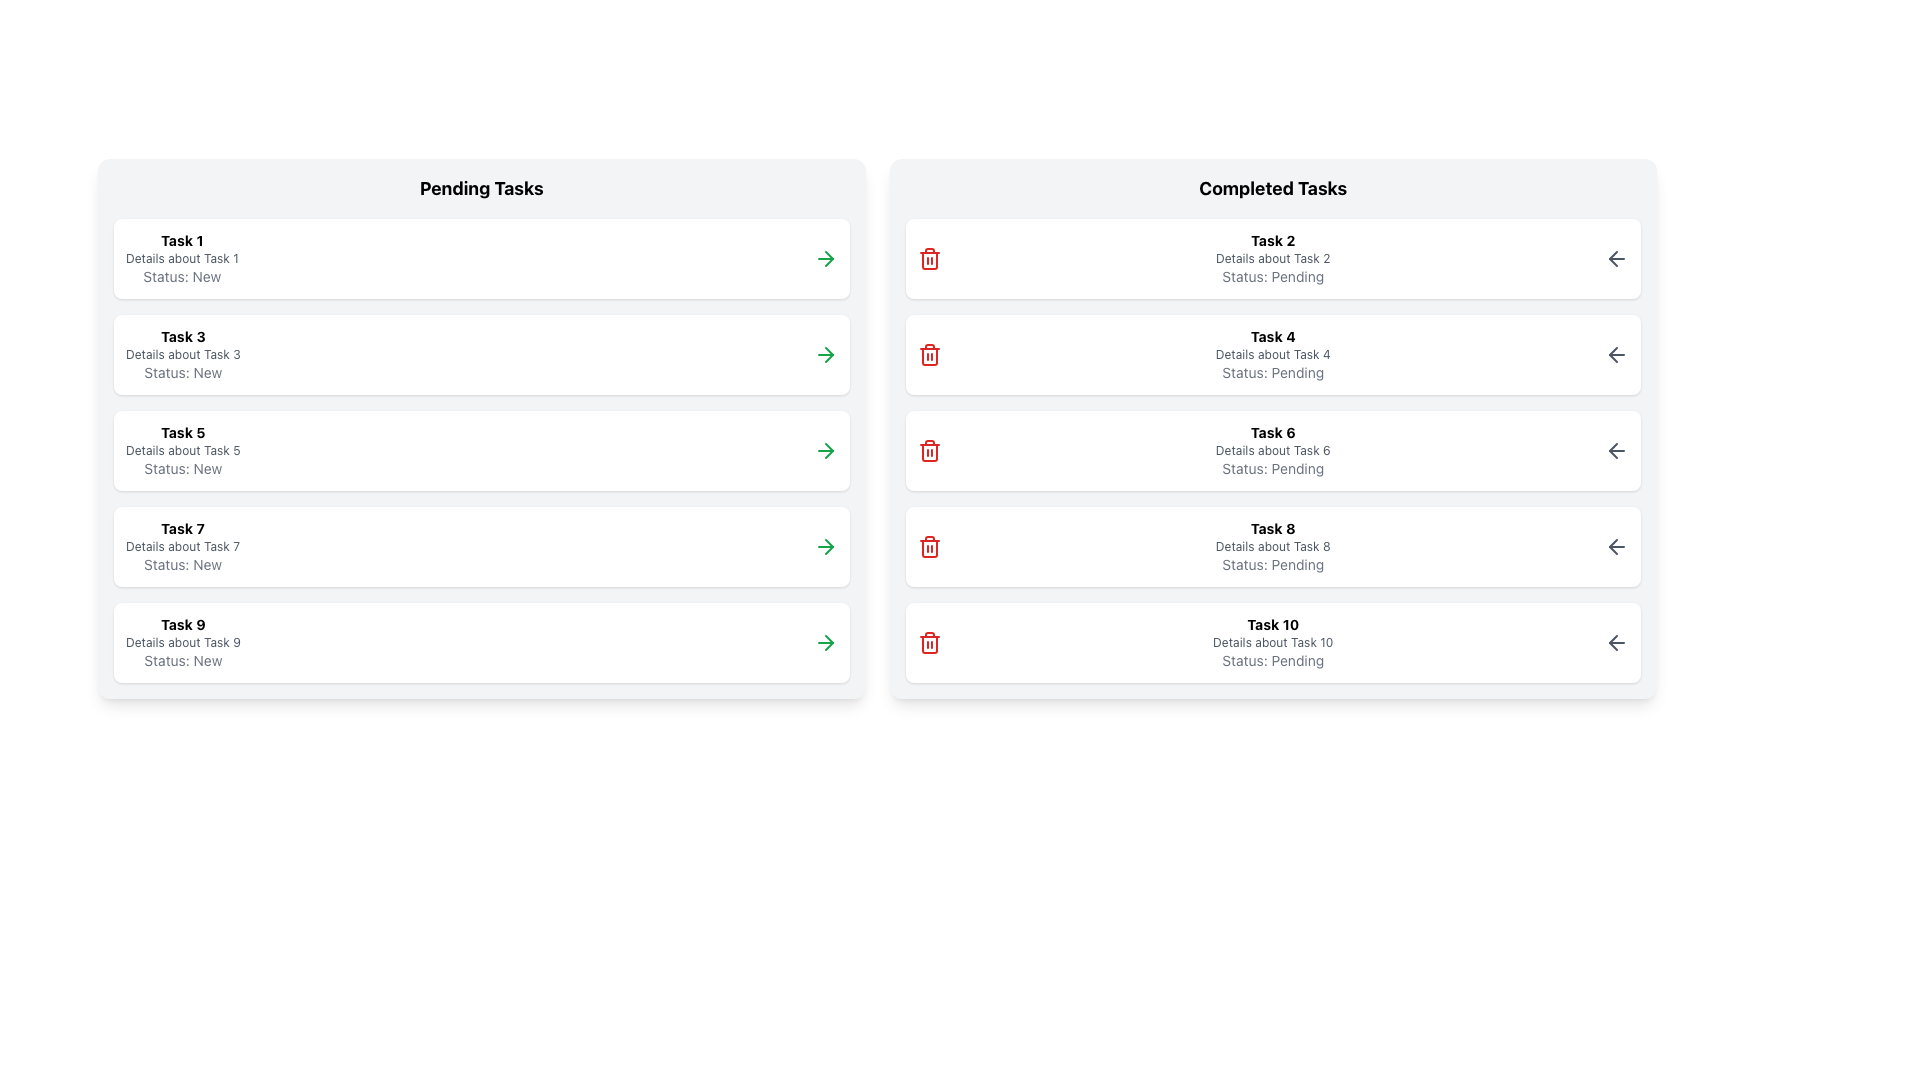 The height and width of the screenshot is (1080, 1920). I want to click on the fifth List Item Card titled 'Task 9' in the 'Pending Tasks' section, so click(481, 643).